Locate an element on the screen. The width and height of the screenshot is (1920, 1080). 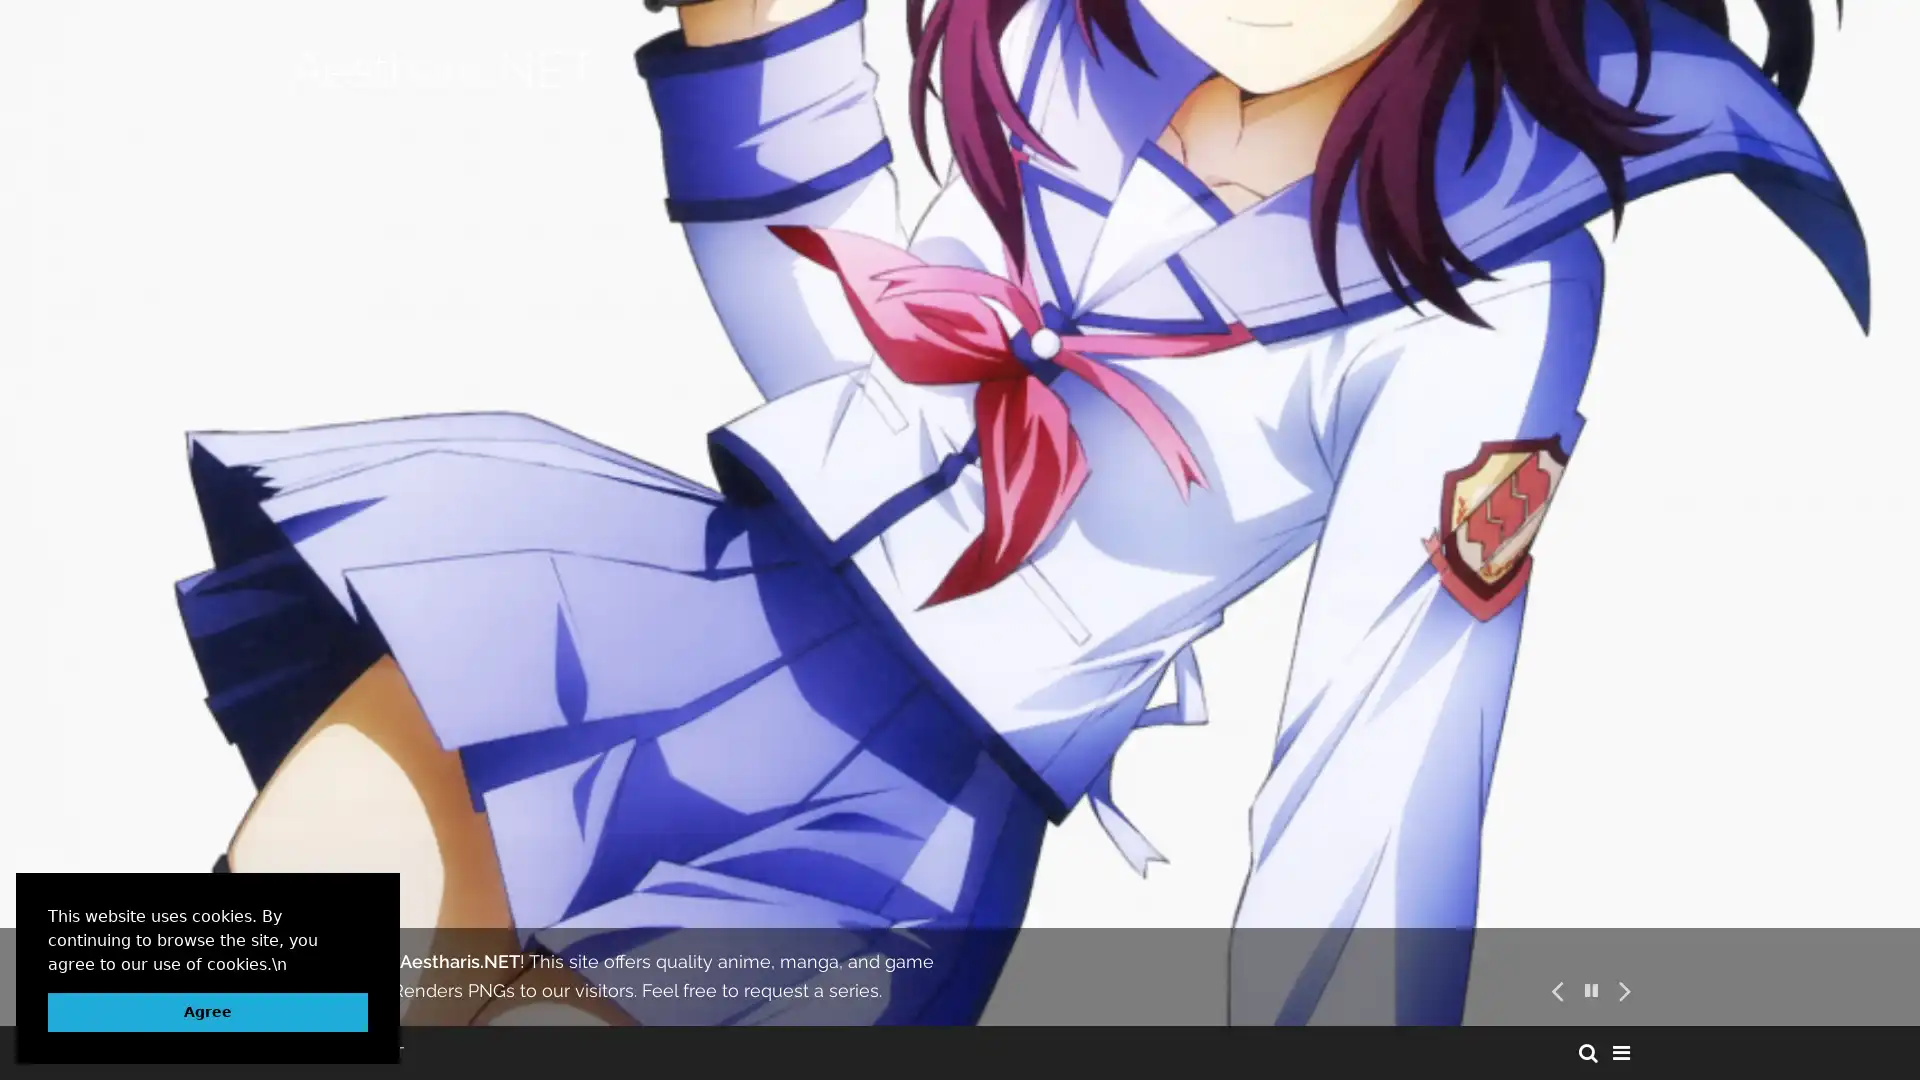
learn more about cookies is located at coordinates (293, 964).